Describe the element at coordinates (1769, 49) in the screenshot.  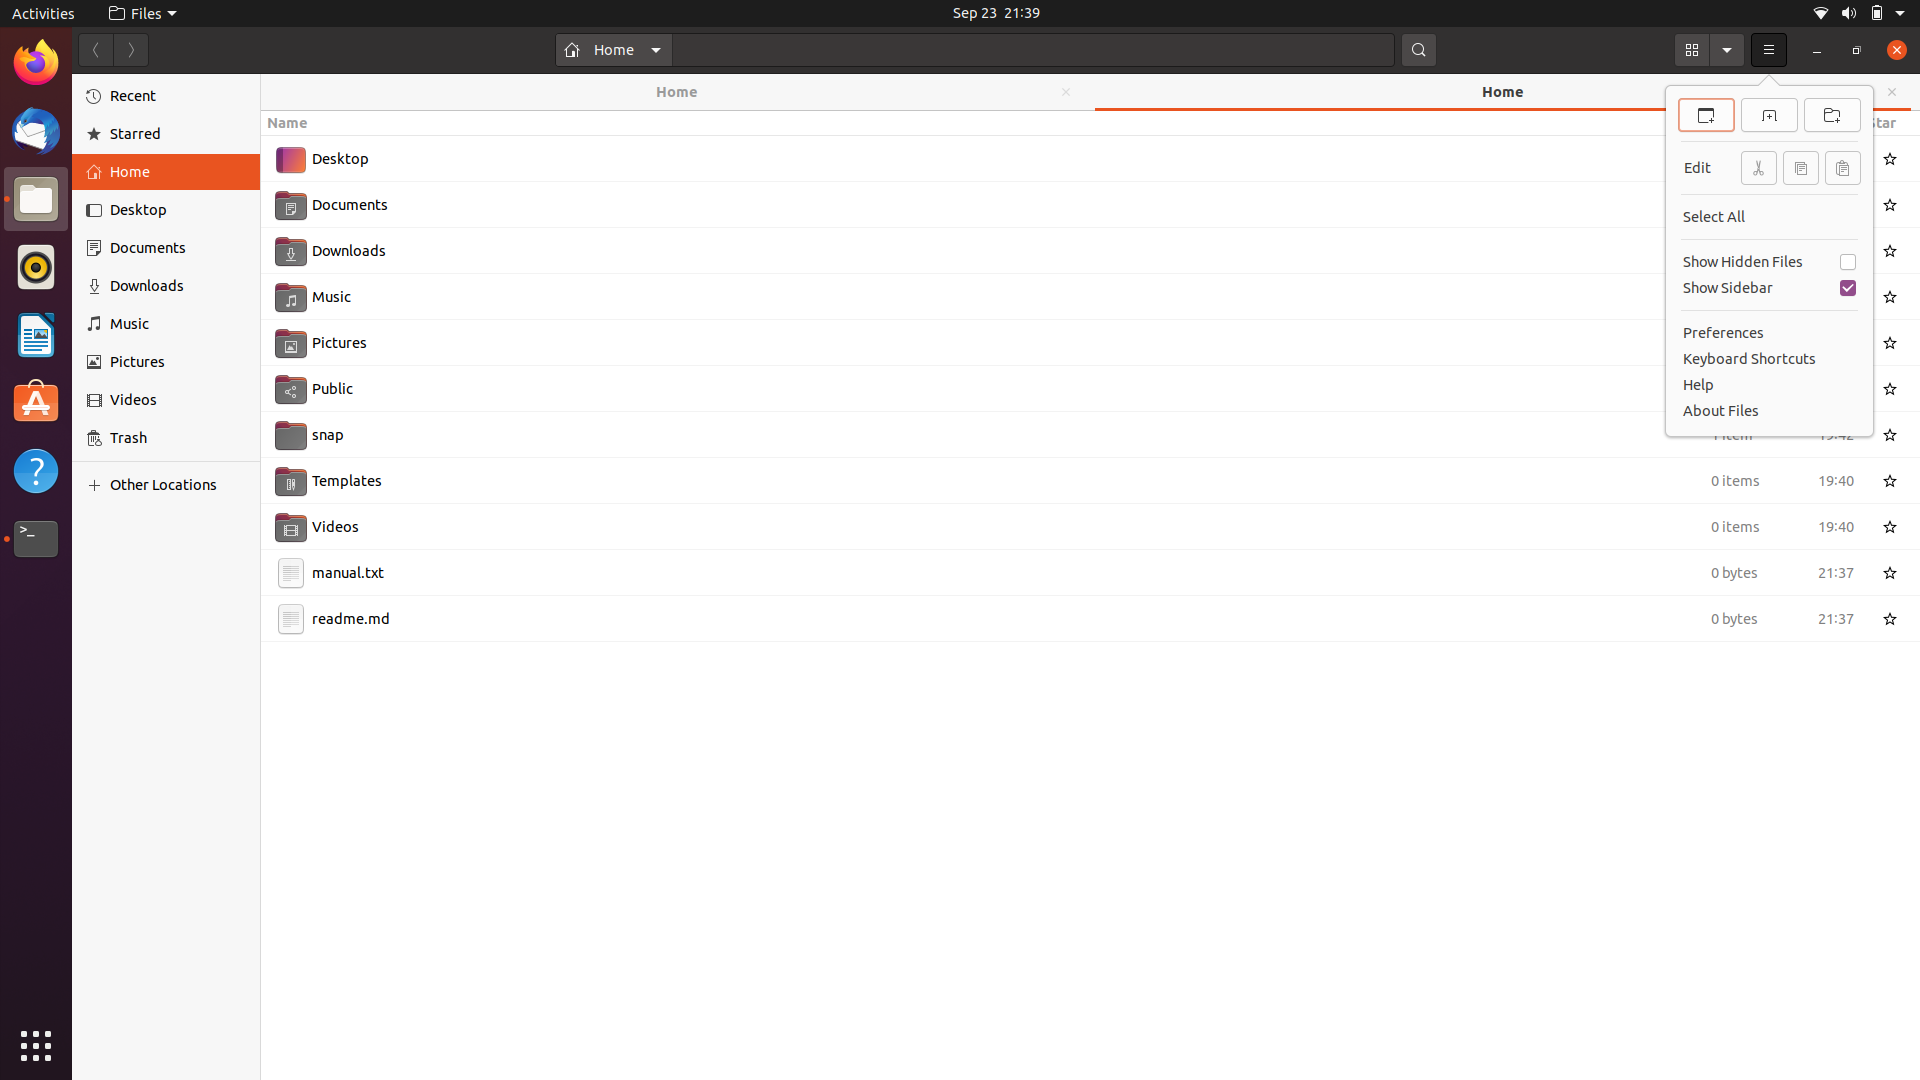
I see `the second option in the dropdown menu using a combination of mouse click and keystrokes` at that location.